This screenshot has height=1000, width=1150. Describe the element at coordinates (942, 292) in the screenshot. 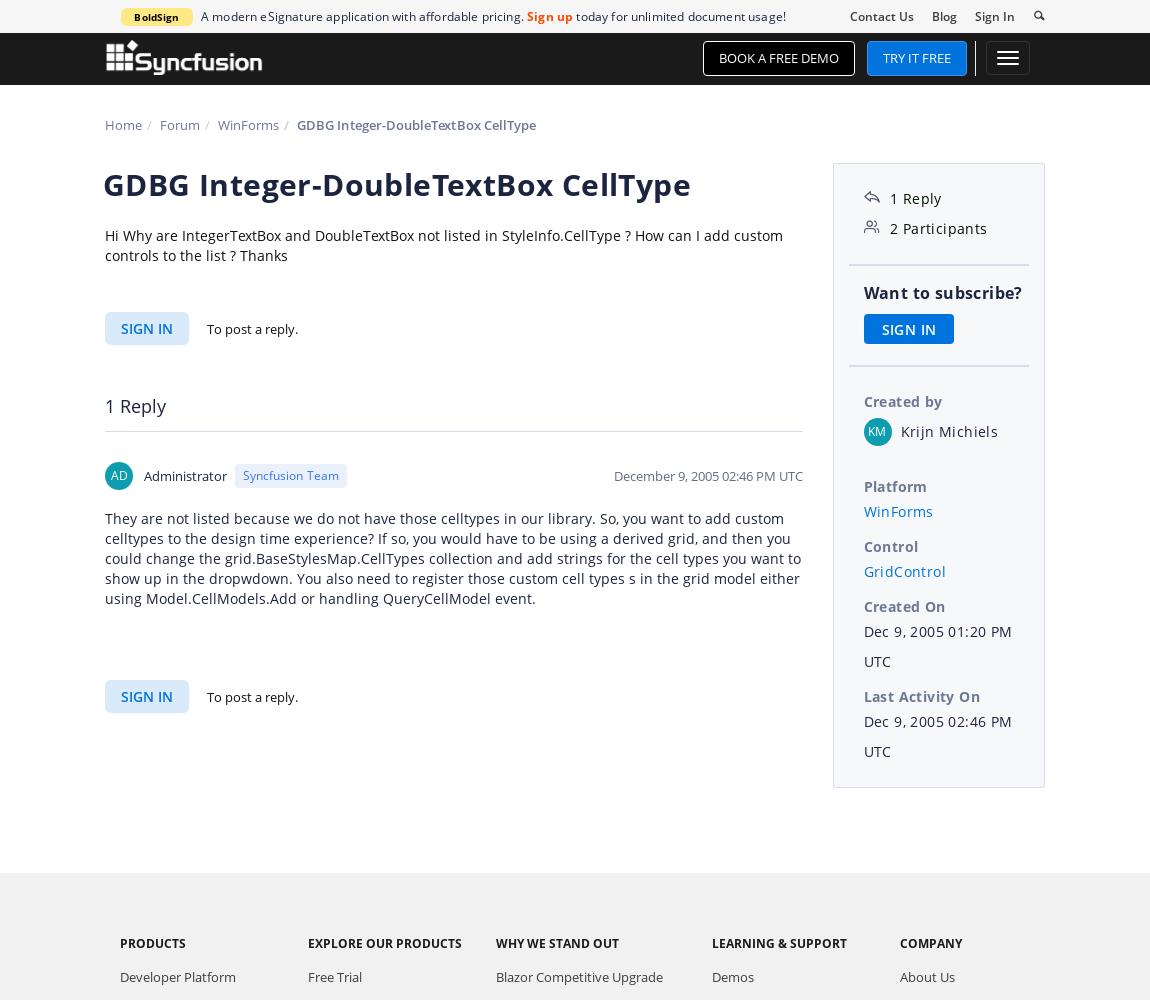

I see `'Want to subscribe?'` at that location.